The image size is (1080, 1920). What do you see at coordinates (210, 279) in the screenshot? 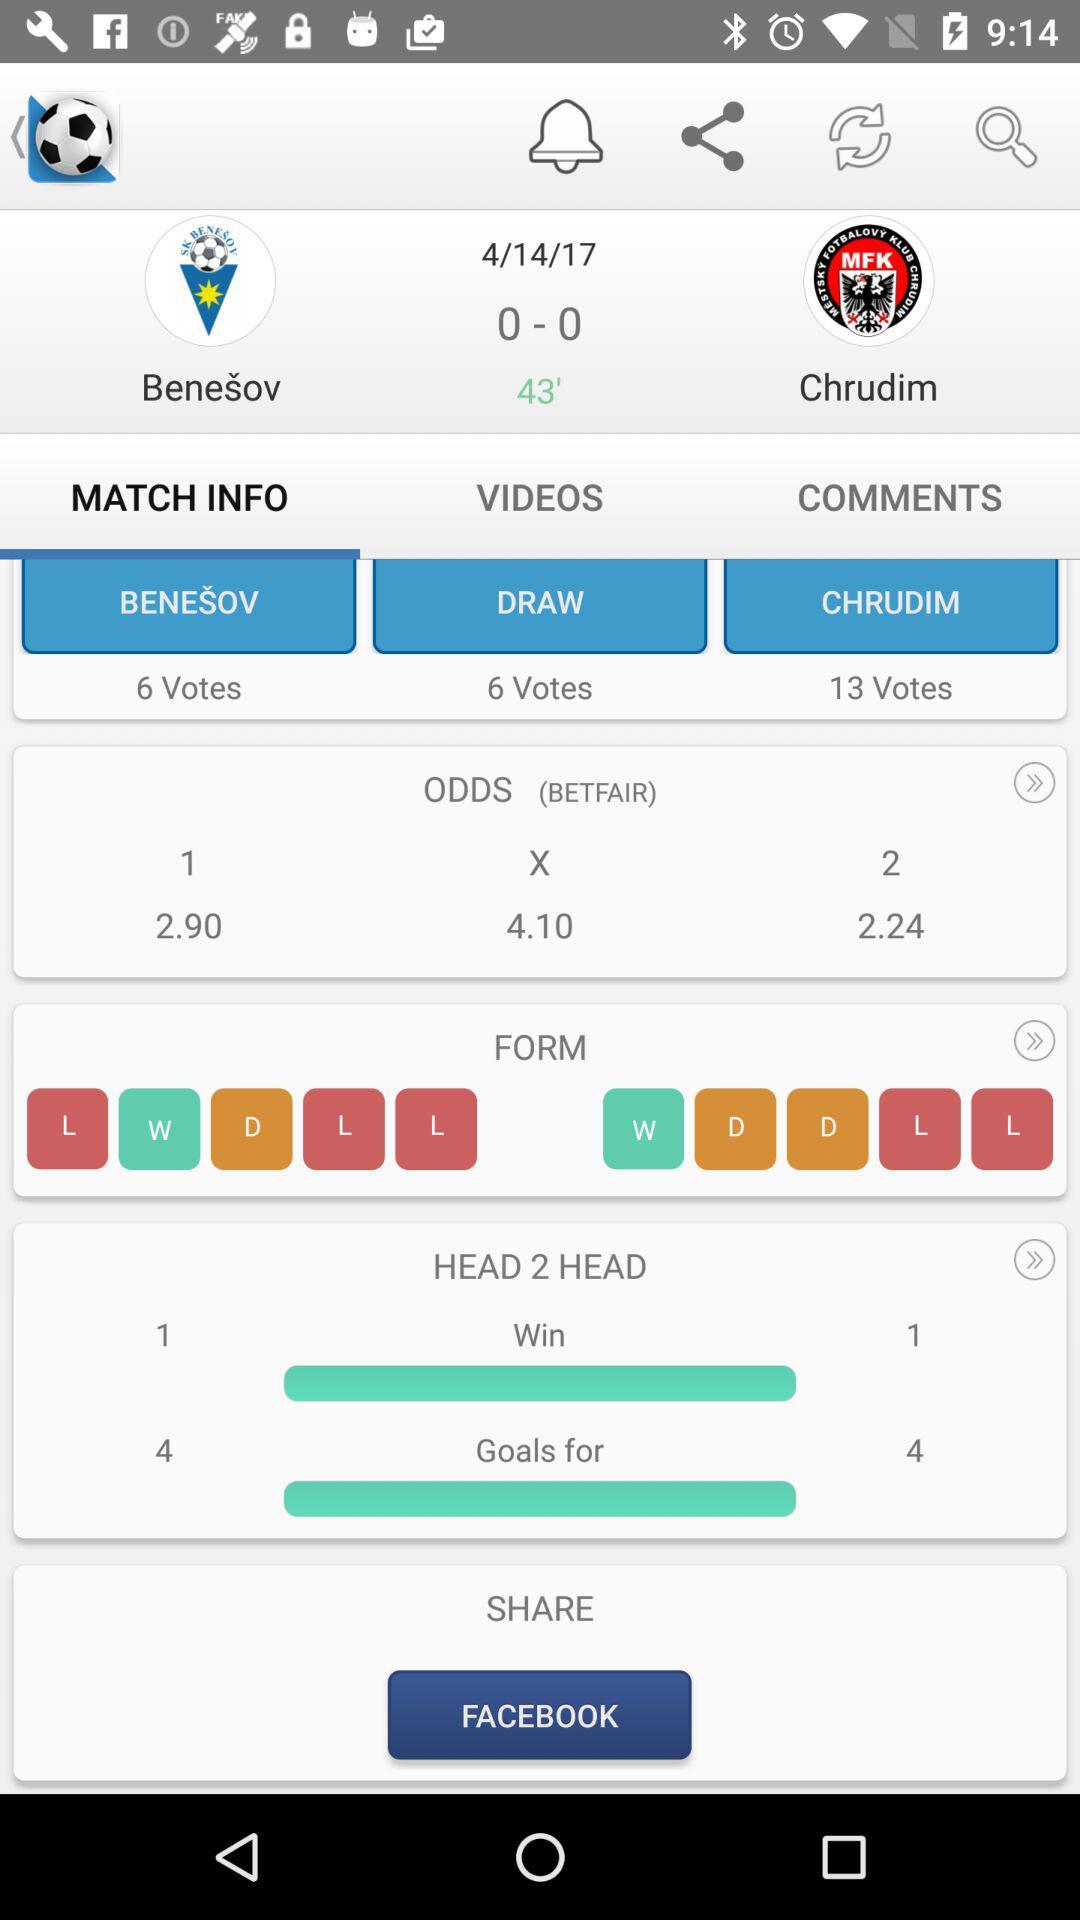
I see `the avatar icon` at bounding box center [210, 279].